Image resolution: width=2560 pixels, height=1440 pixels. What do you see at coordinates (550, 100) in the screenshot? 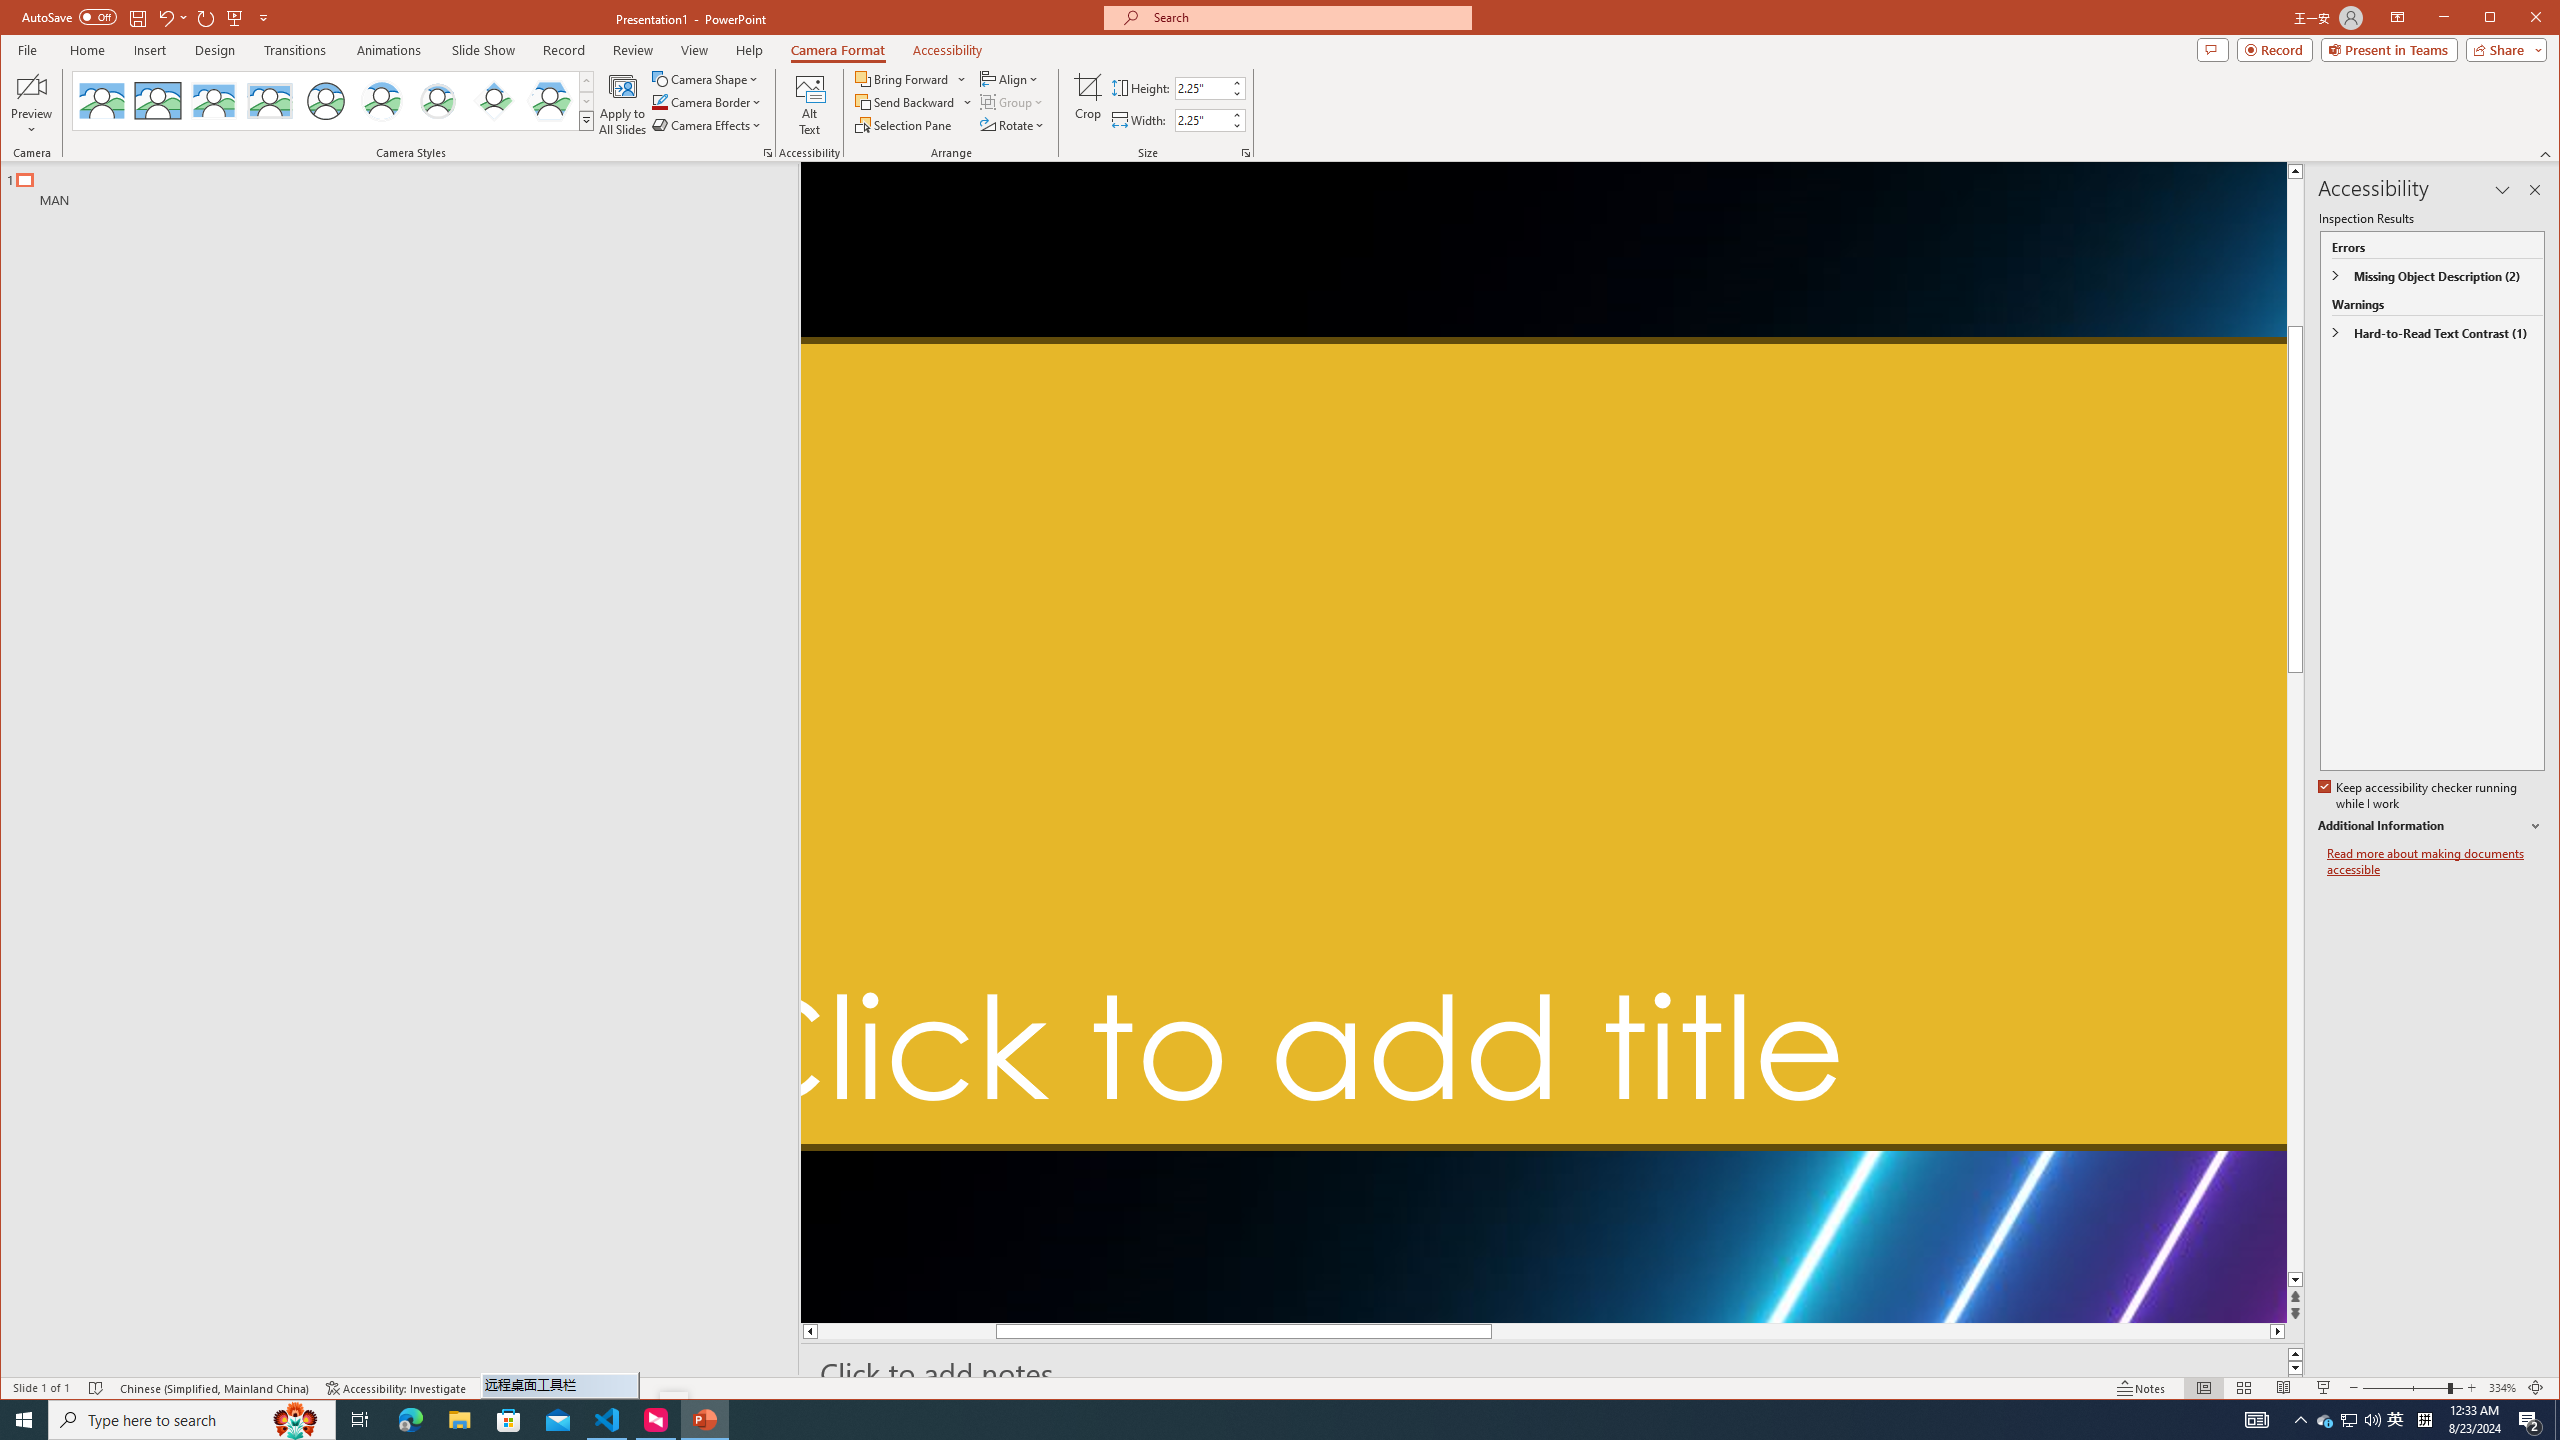
I see `'Center Shadow Hexagon'` at bounding box center [550, 100].